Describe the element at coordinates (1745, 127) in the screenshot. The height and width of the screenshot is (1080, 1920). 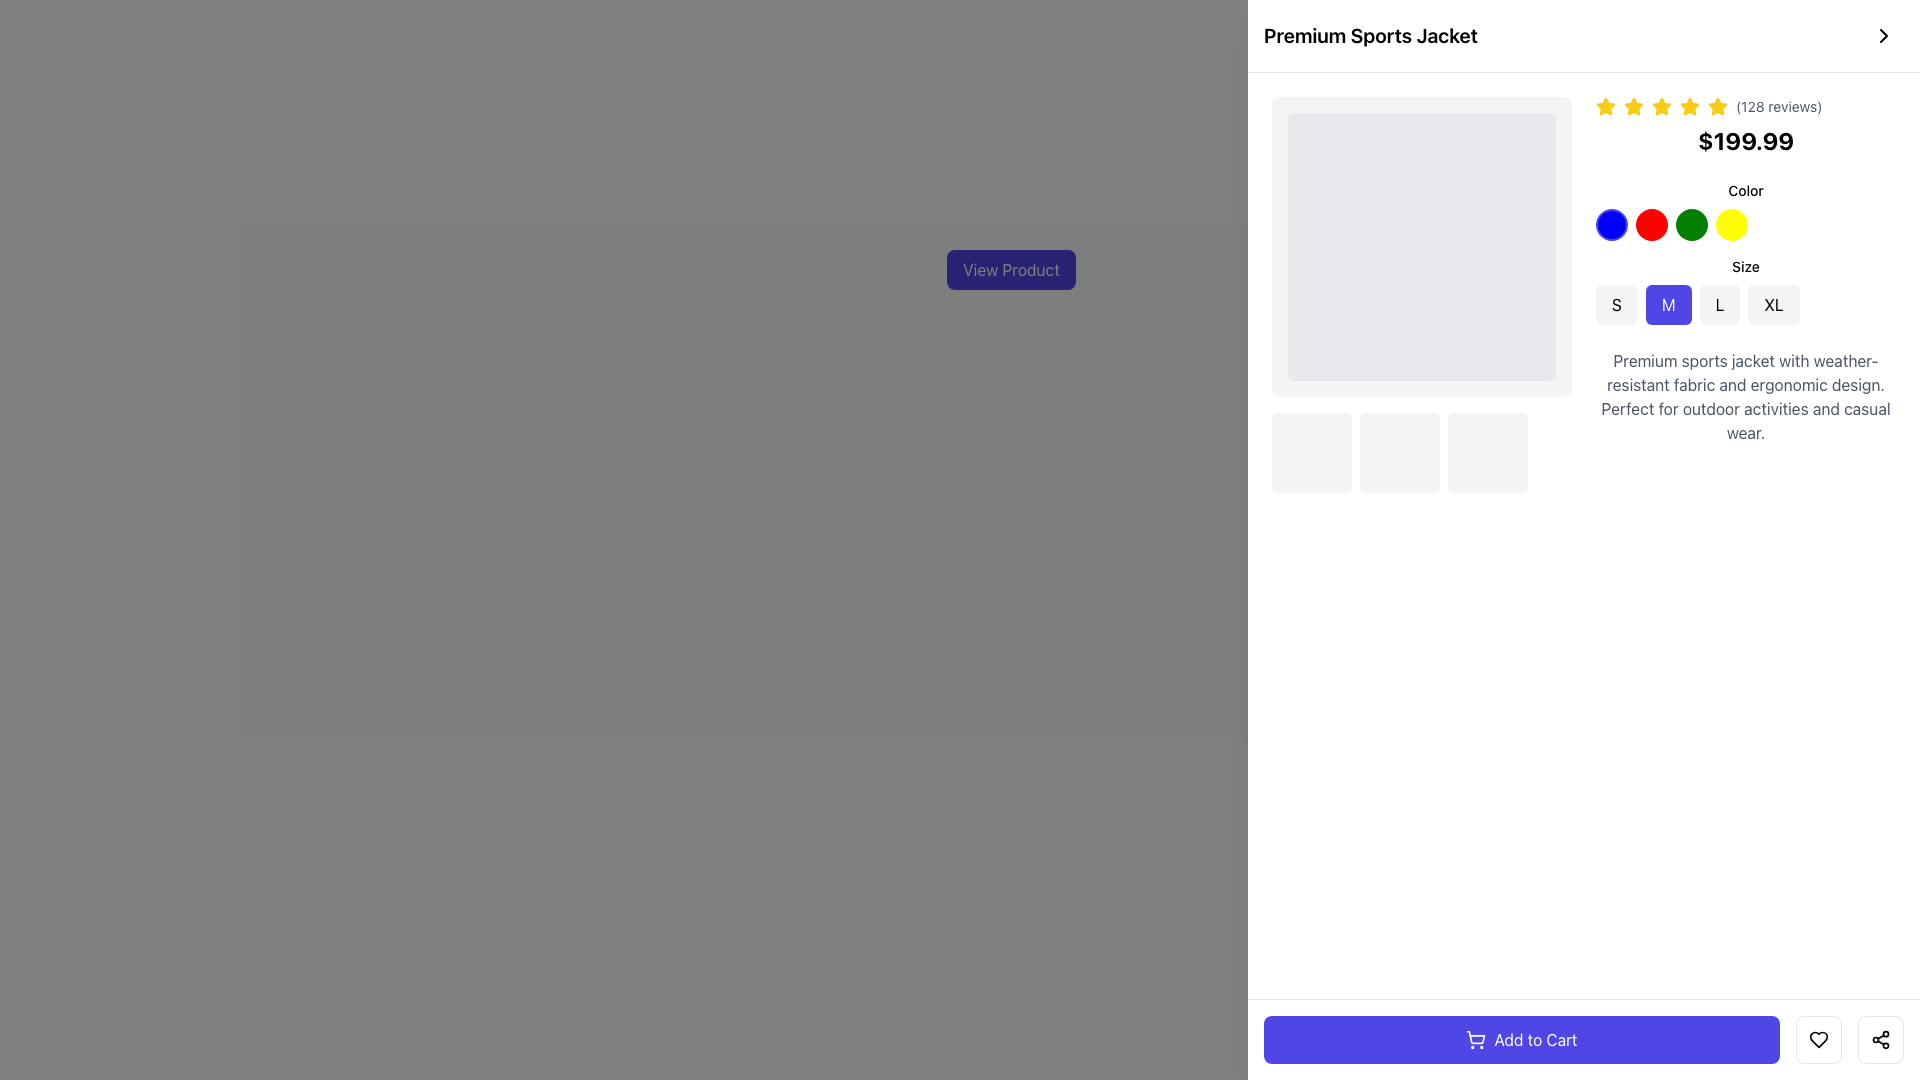
I see `text content of the price label displaying '$199.99', which is located below the star rating and review count in the product details section` at that location.